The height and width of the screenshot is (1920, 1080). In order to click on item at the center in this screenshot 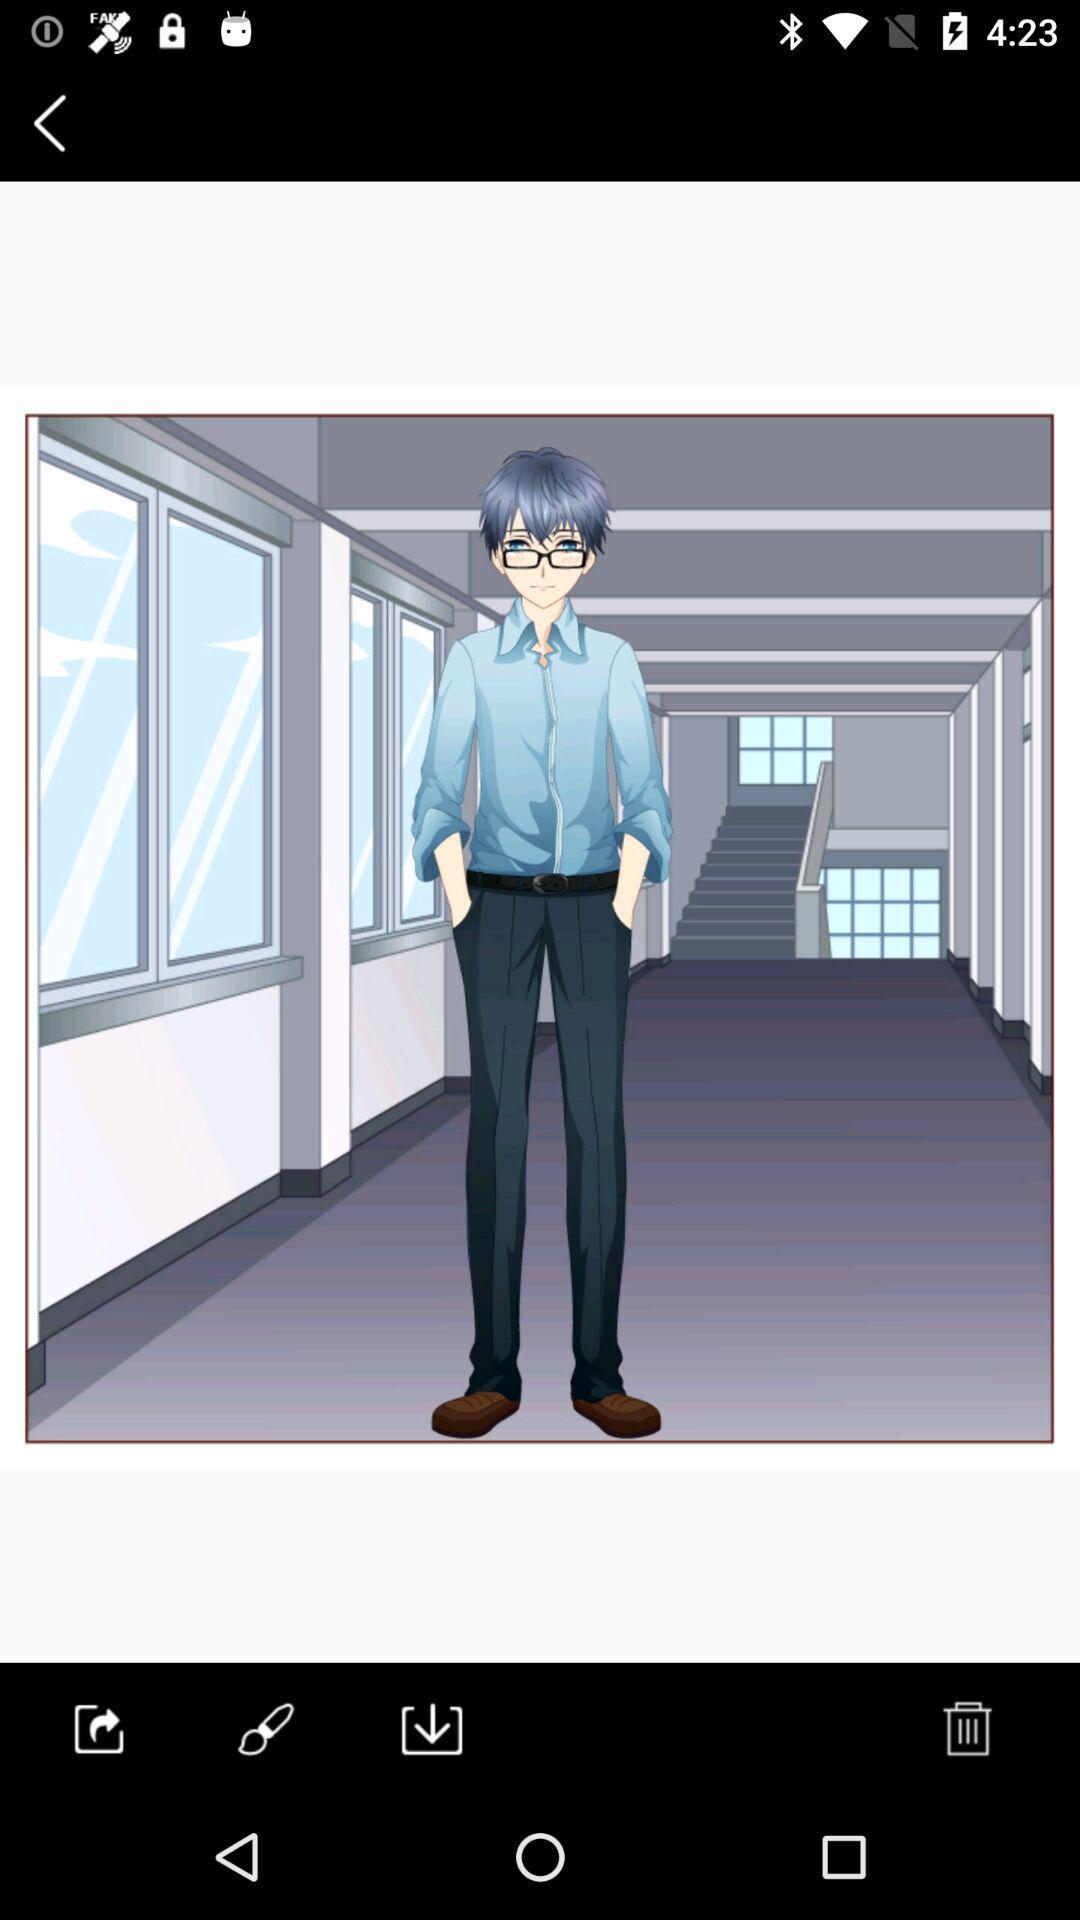, I will do `click(540, 927)`.